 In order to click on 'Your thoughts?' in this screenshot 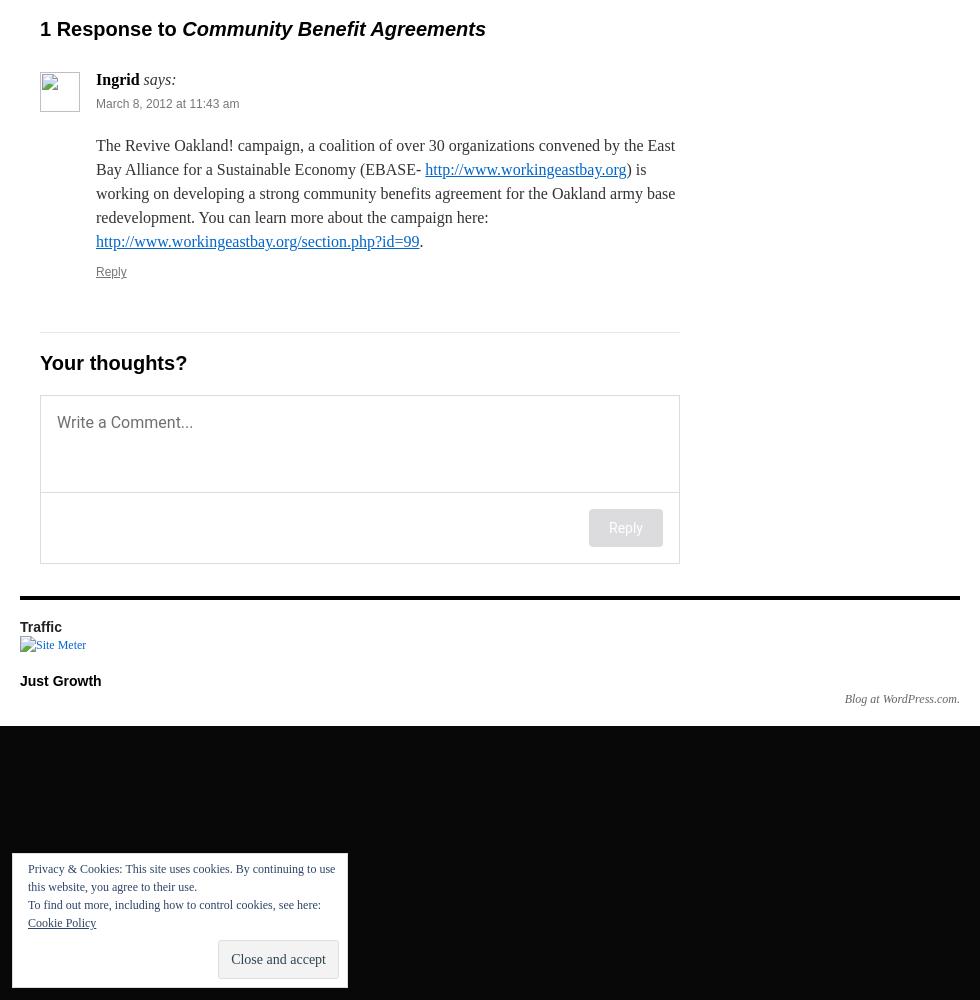, I will do `click(113, 362)`.